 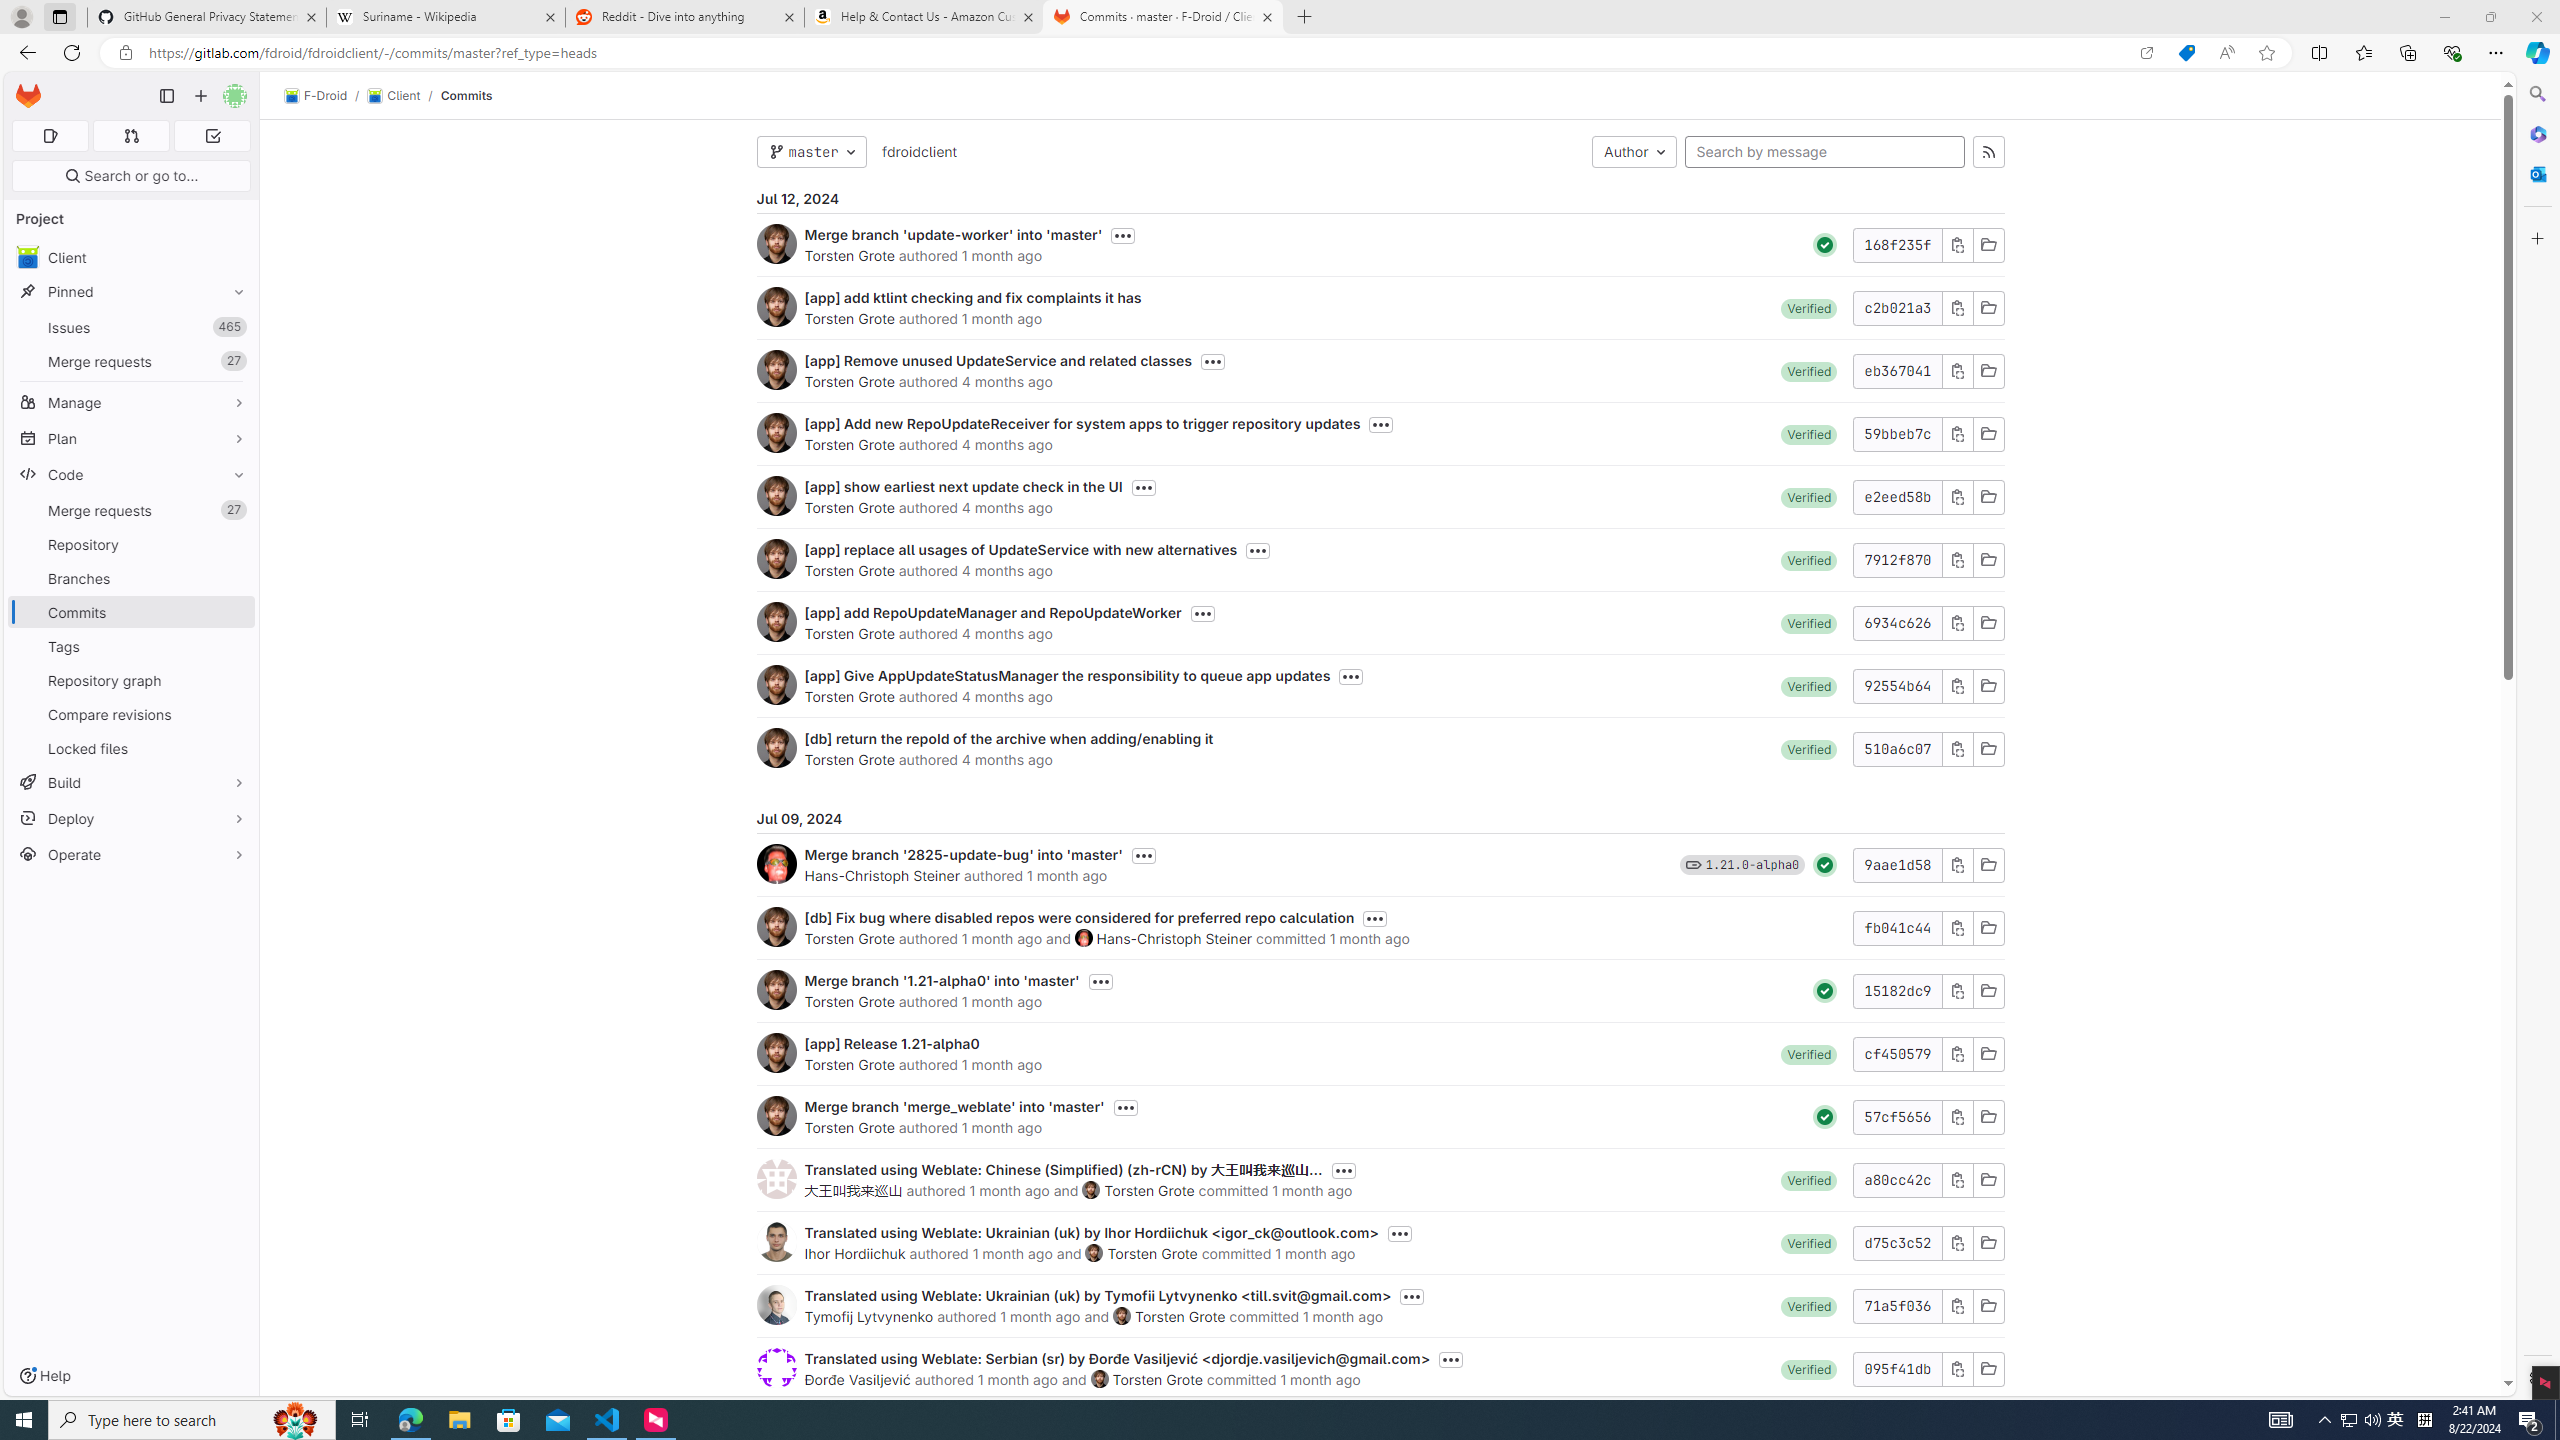 What do you see at coordinates (1304, 16) in the screenshot?
I see `'New Tab'` at bounding box center [1304, 16].